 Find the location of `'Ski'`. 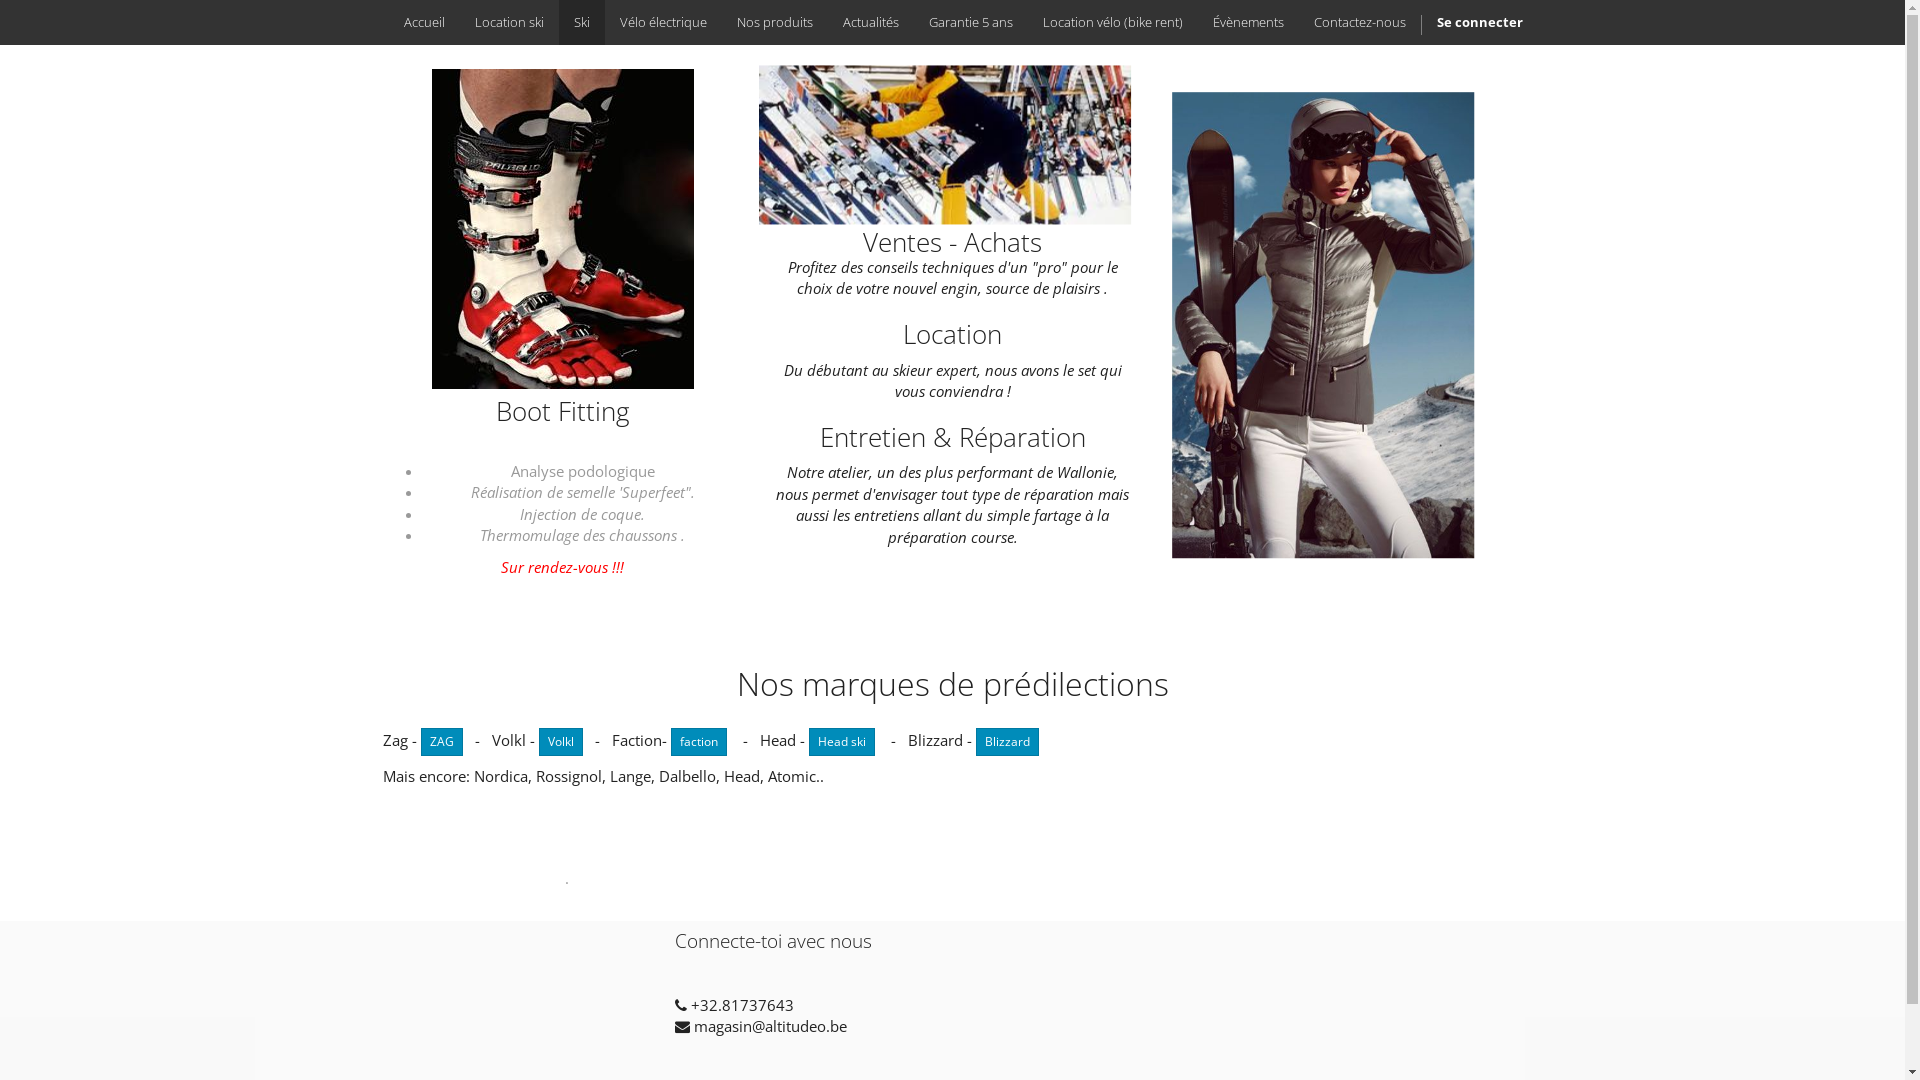

'Ski' is located at coordinates (579, 22).